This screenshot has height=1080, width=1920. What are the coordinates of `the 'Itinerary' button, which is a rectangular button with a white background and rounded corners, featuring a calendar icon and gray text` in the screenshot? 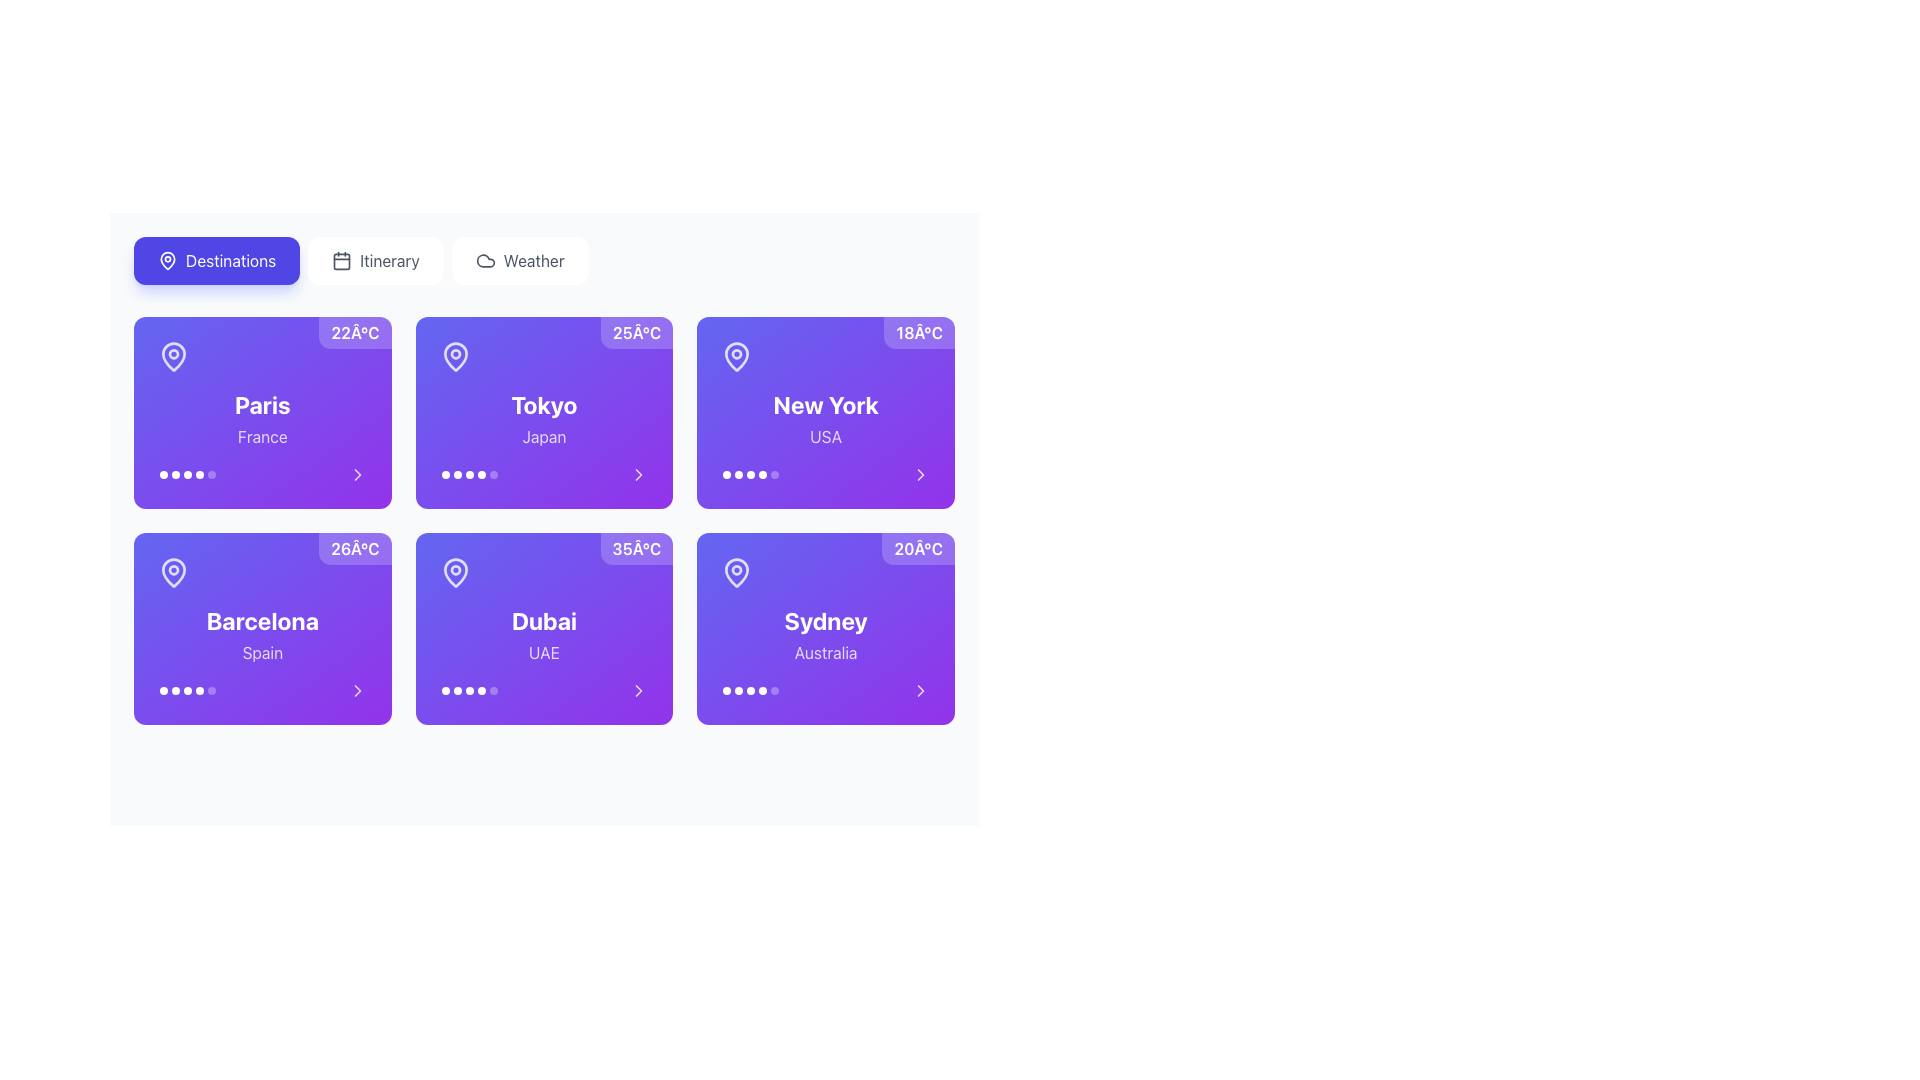 It's located at (375, 260).